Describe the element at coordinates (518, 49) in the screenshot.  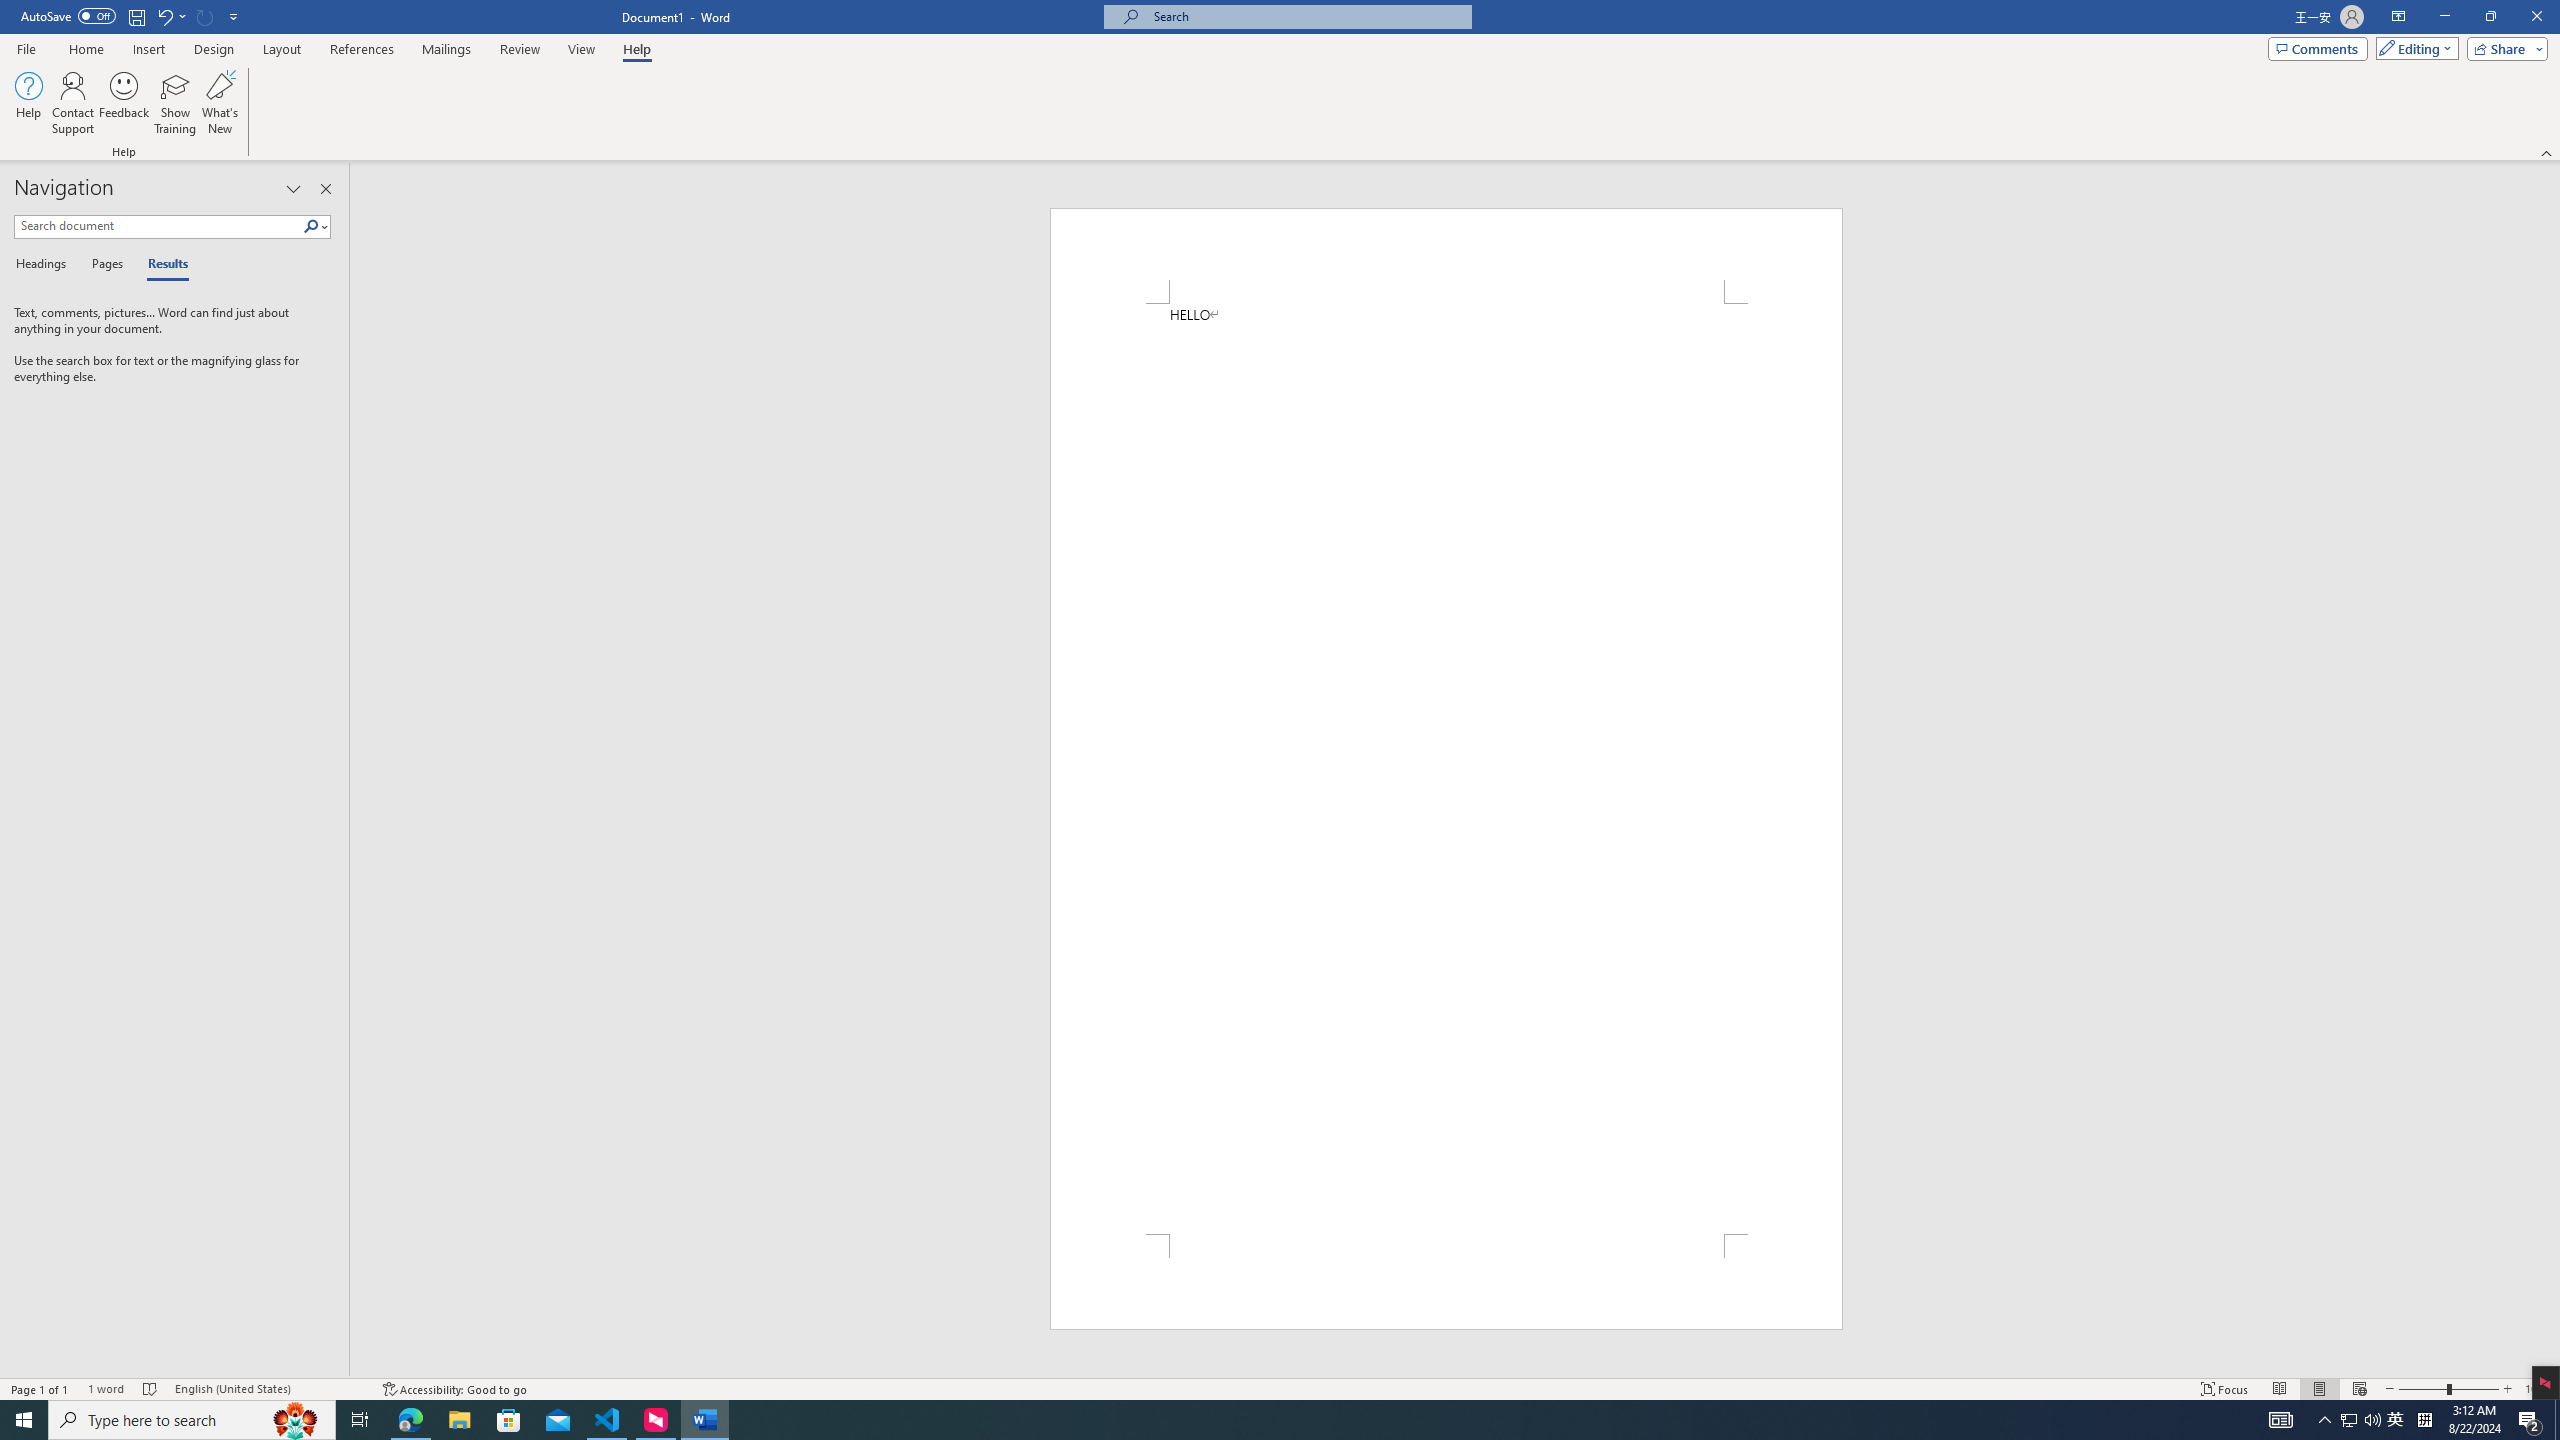
I see `'Review'` at that location.